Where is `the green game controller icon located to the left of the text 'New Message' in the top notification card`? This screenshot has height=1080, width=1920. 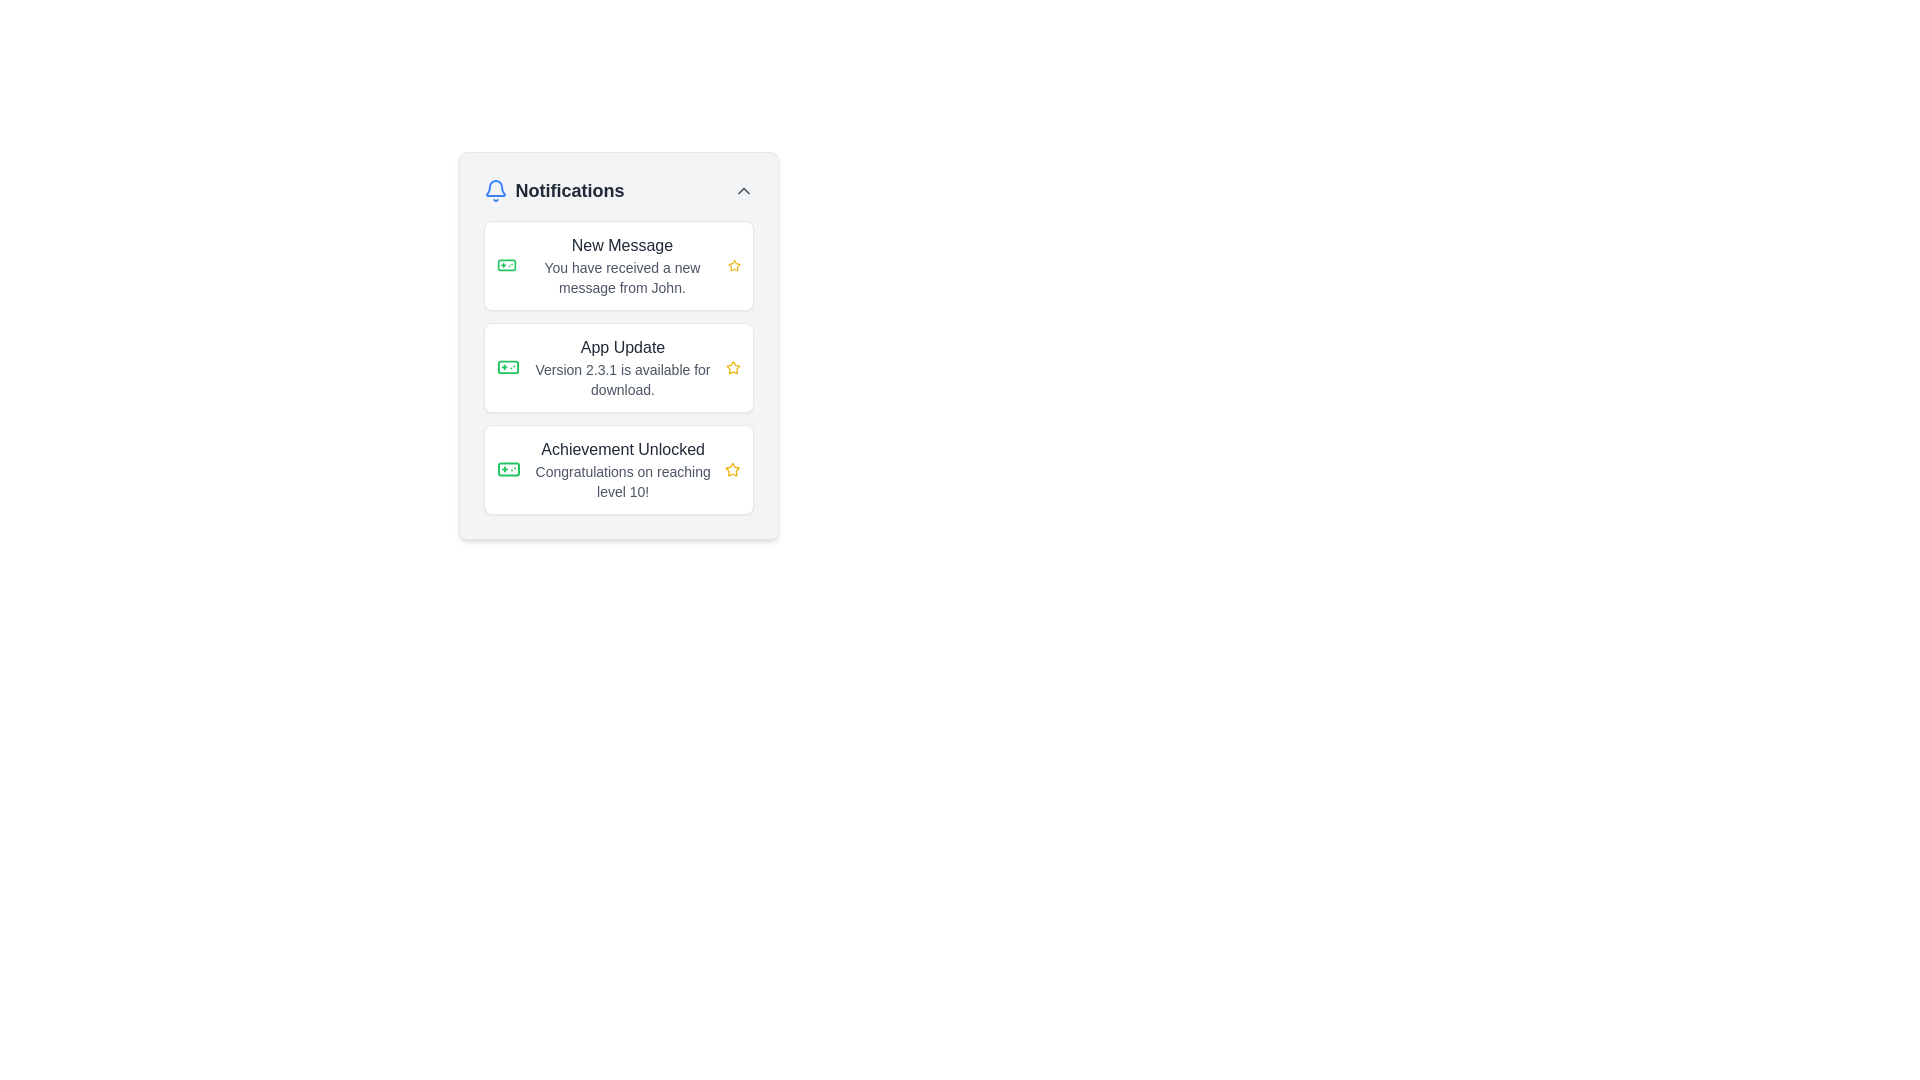
the green game controller icon located to the left of the text 'New Message' in the top notification card is located at coordinates (508, 470).